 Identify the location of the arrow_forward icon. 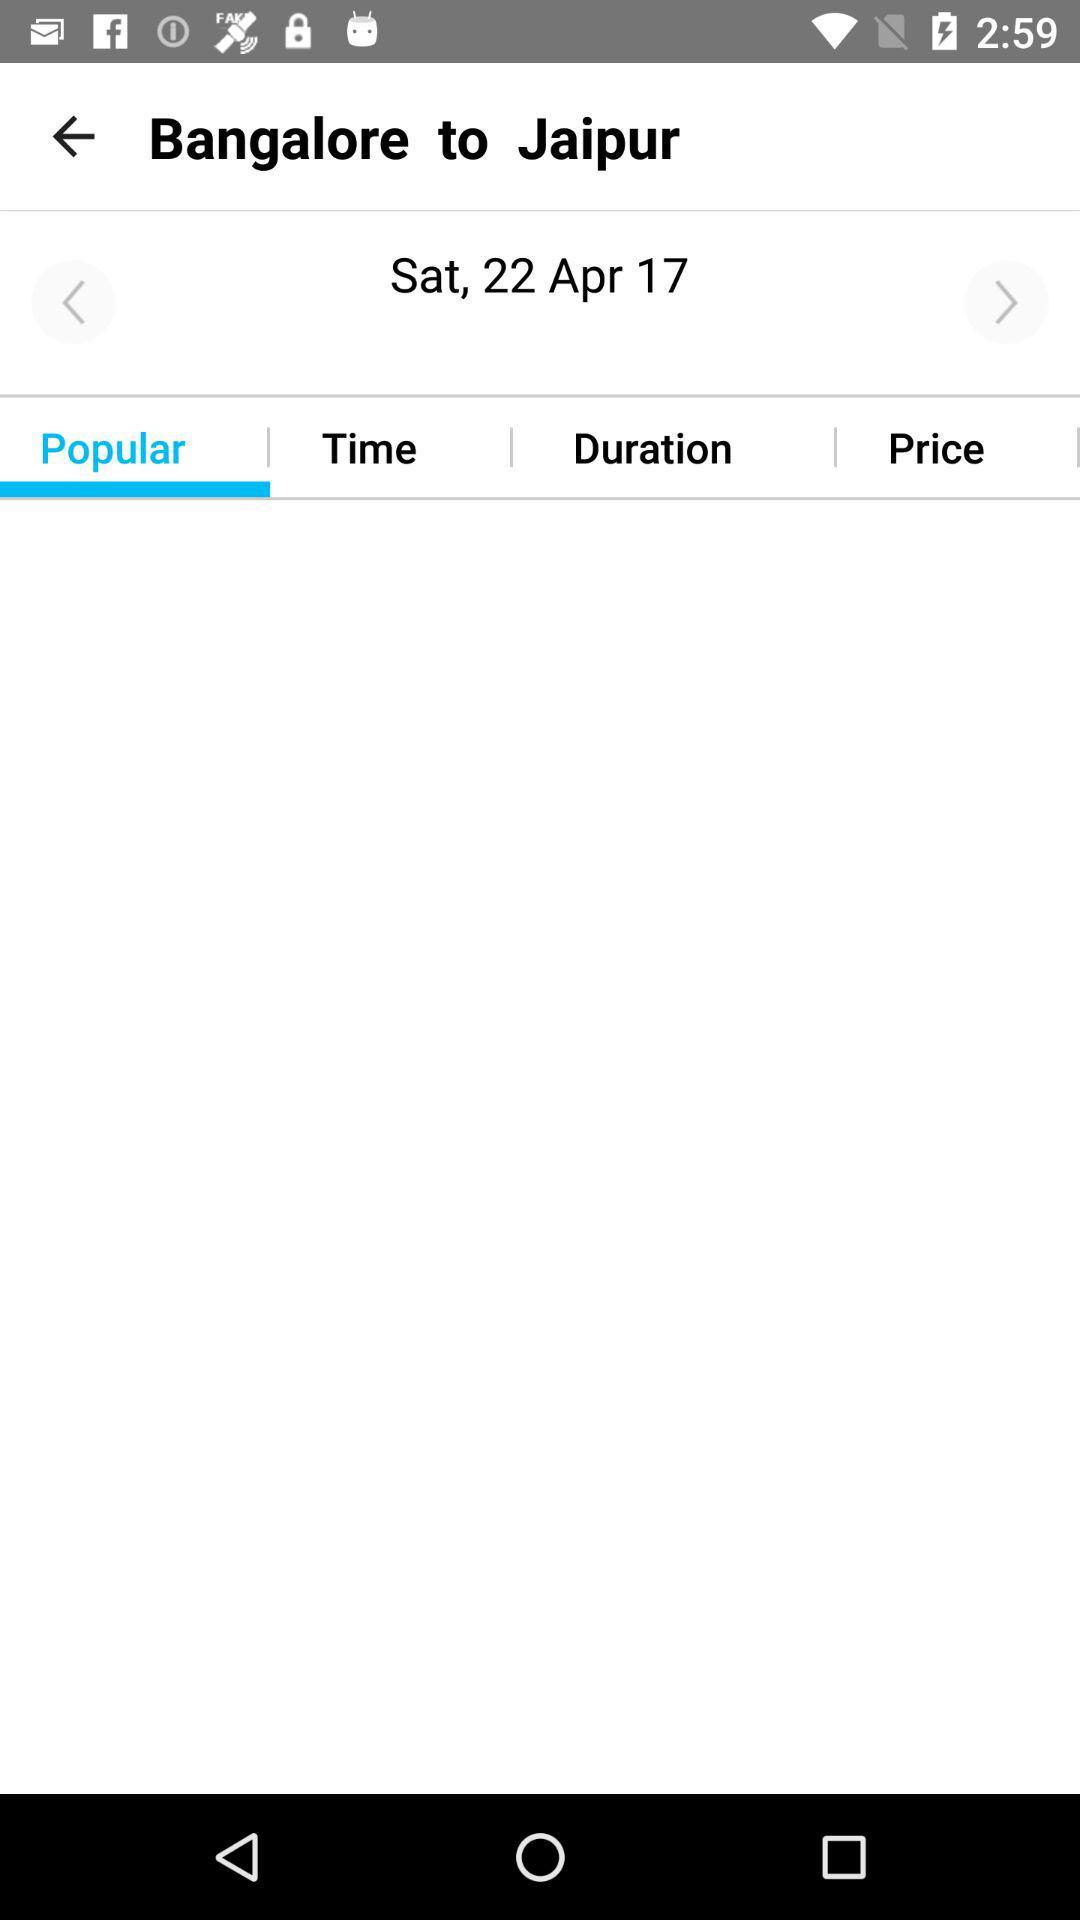
(1006, 301).